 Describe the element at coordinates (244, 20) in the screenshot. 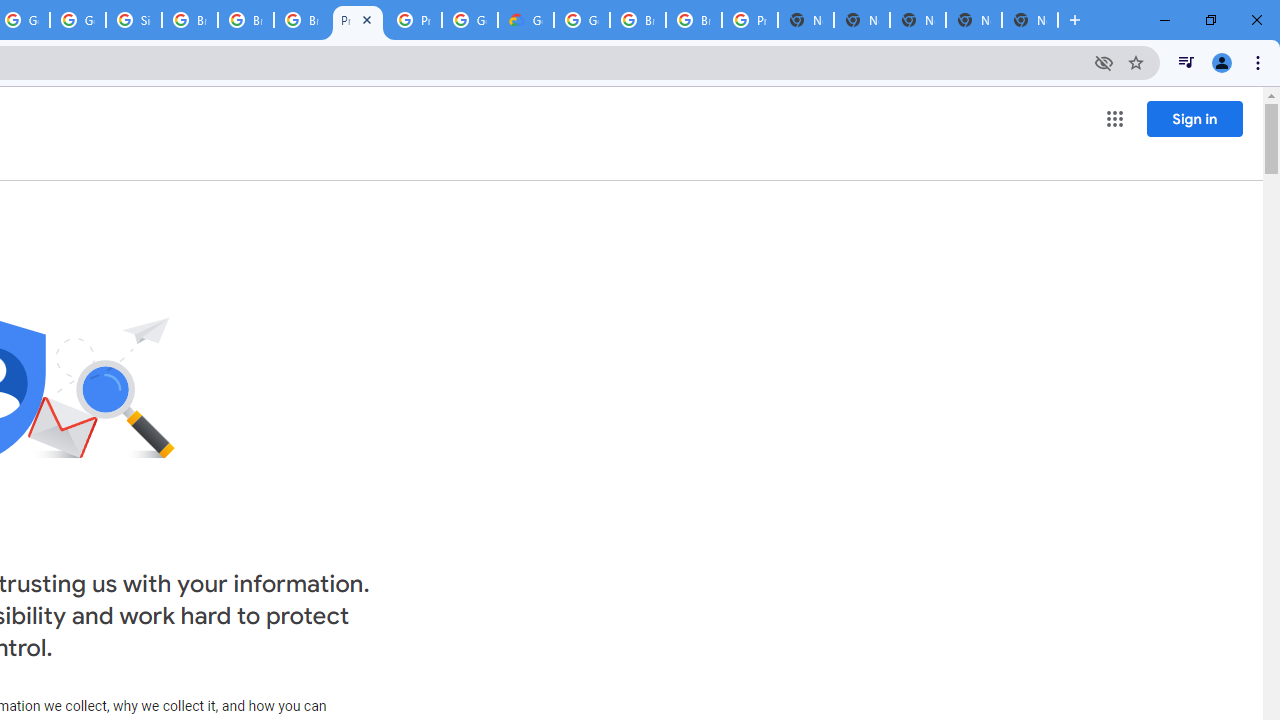

I see `'Browse Chrome as a guest - Computer - Google Chrome Help'` at that location.